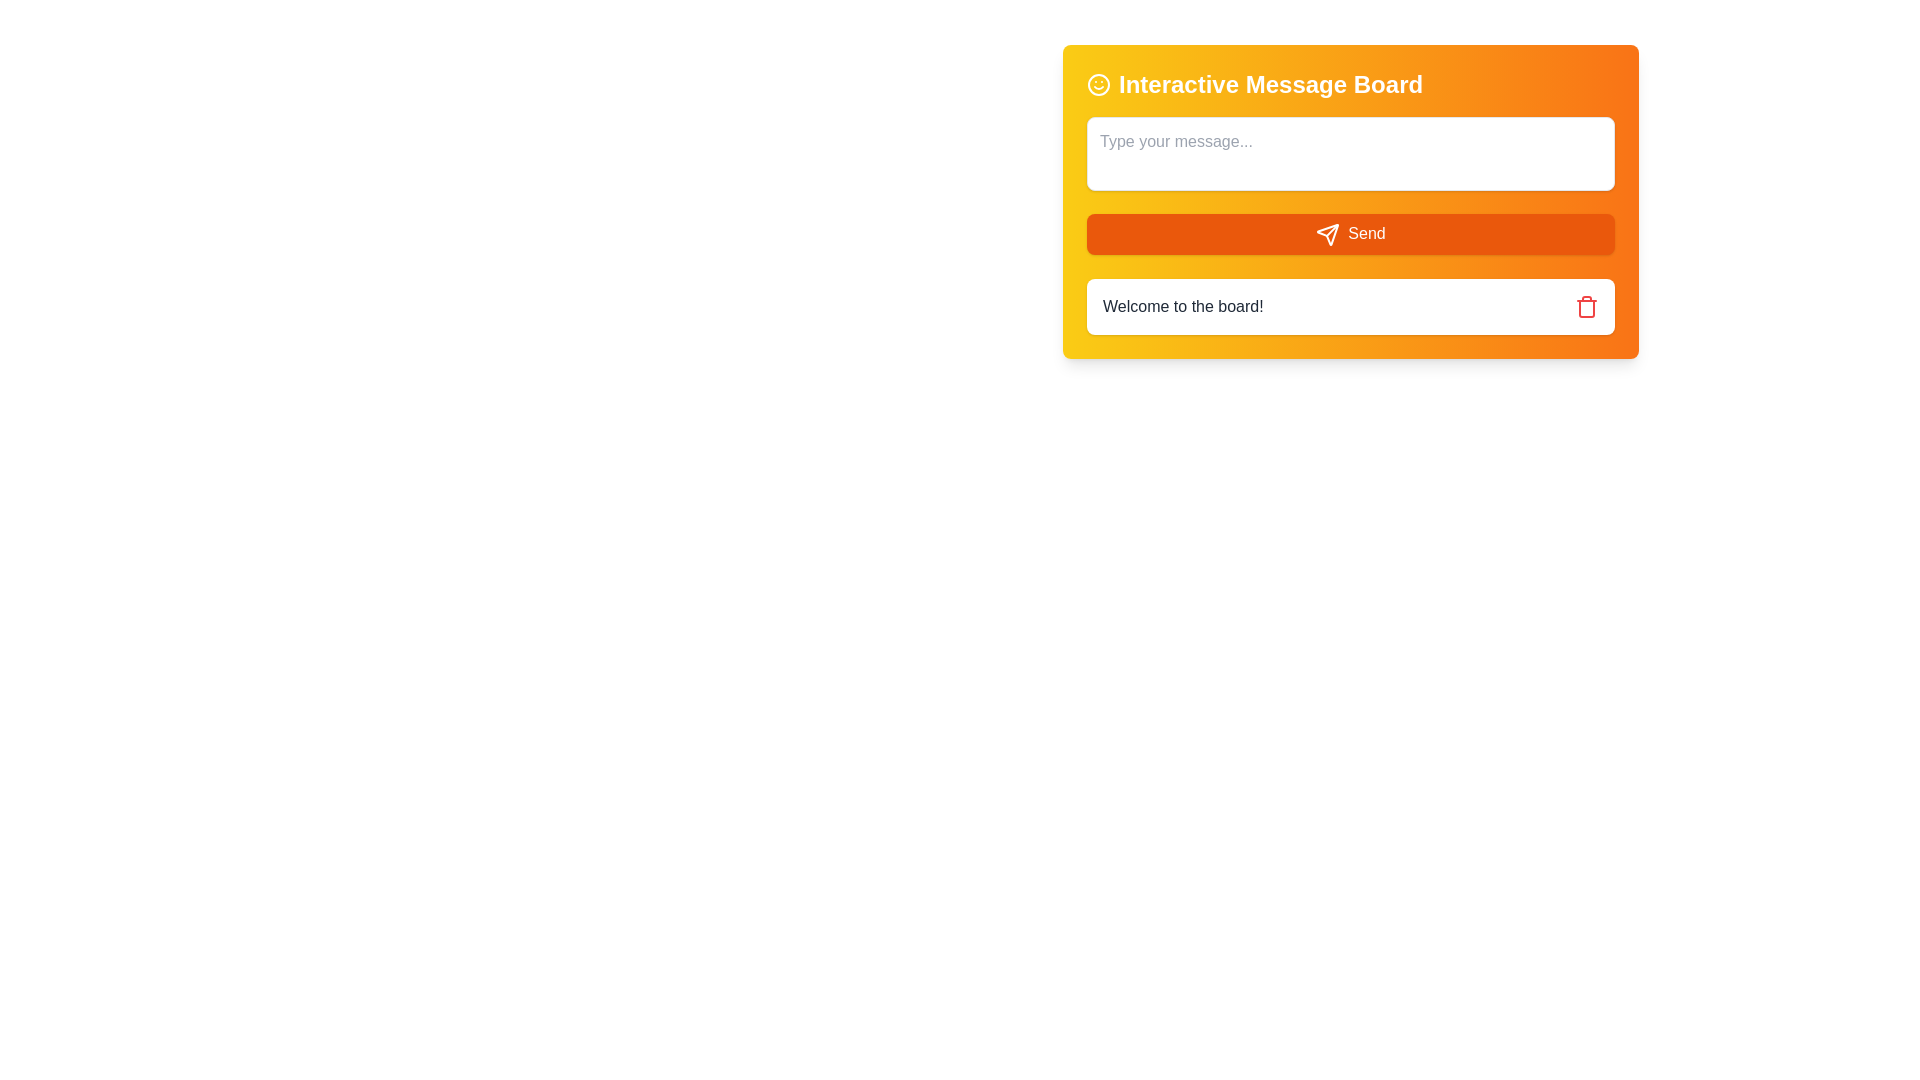 The image size is (1920, 1080). Describe the element at coordinates (1350, 83) in the screenshot. I see `the text label that serves as the title for the interactive message board, located at the top of a yellow-to-orange gradient card` at that location.